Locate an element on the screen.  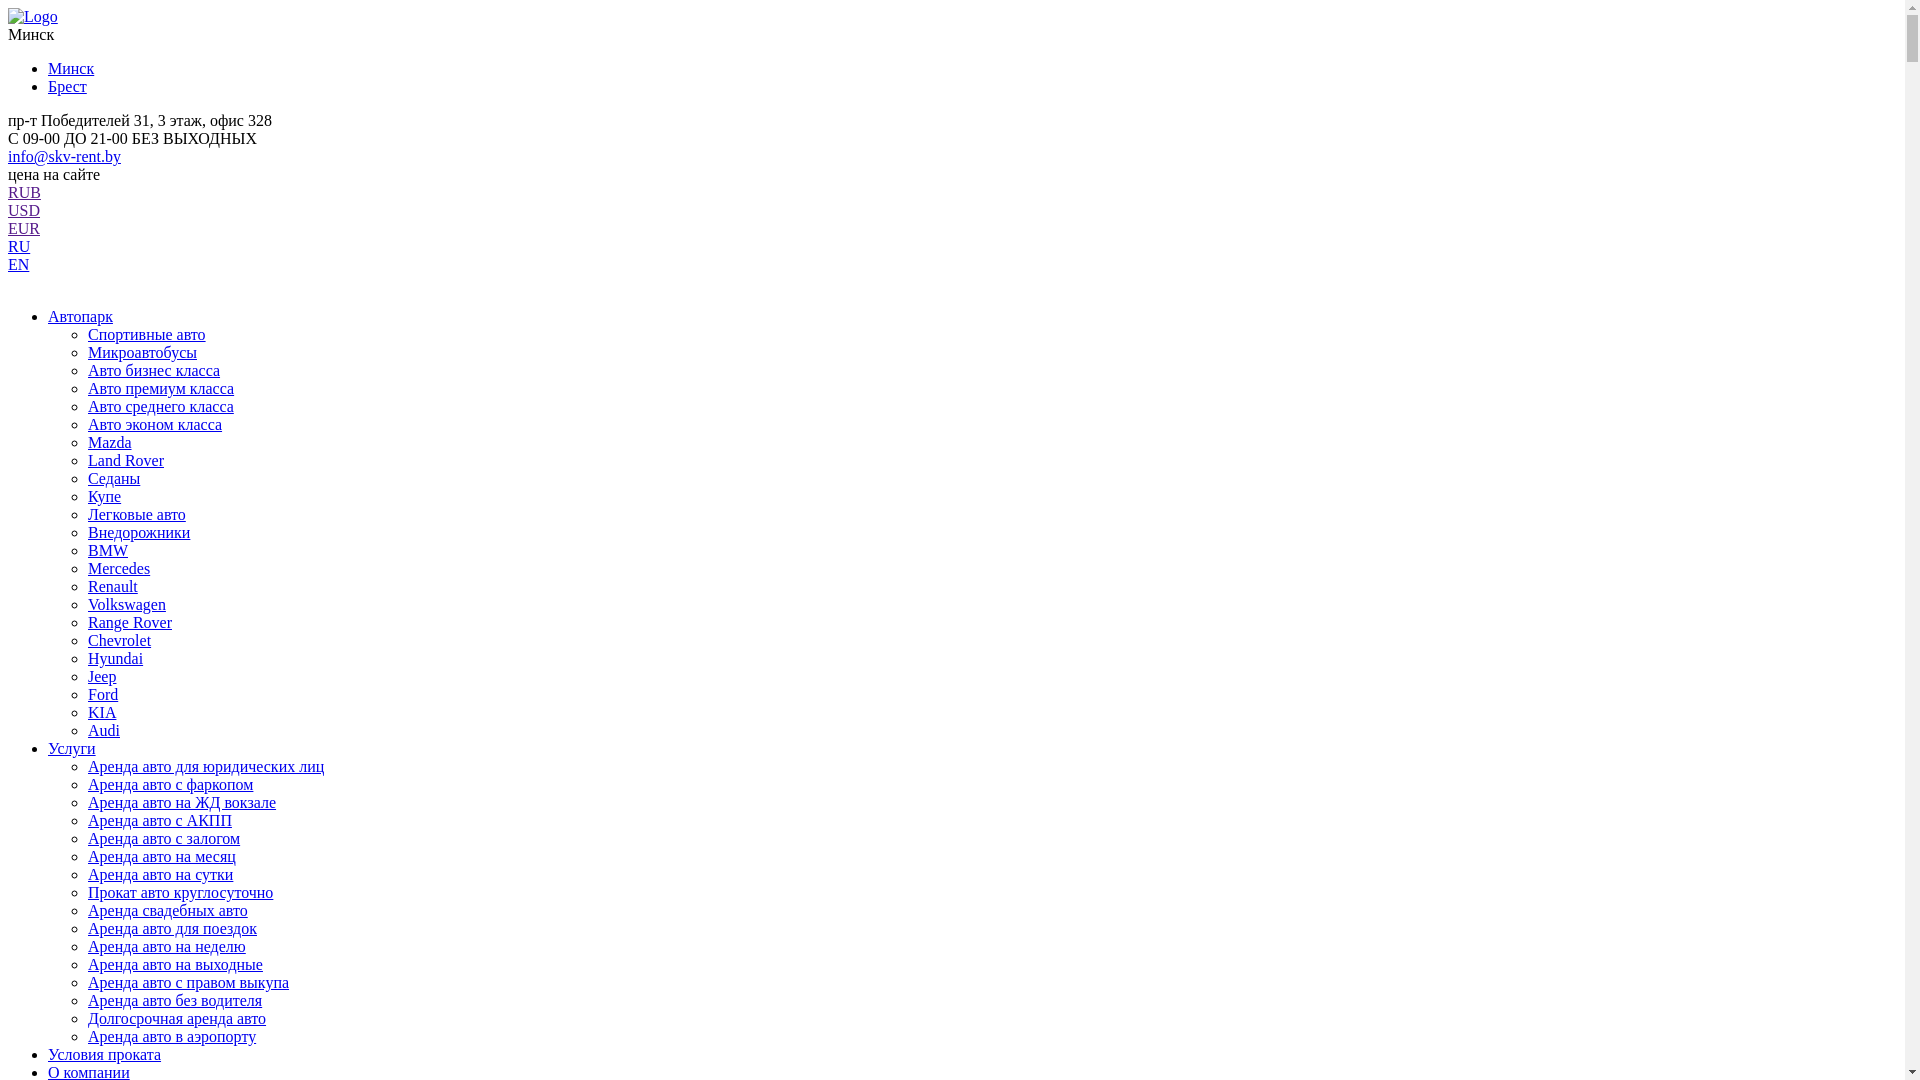
'Land Rover' is located at coordinates (124, 460).